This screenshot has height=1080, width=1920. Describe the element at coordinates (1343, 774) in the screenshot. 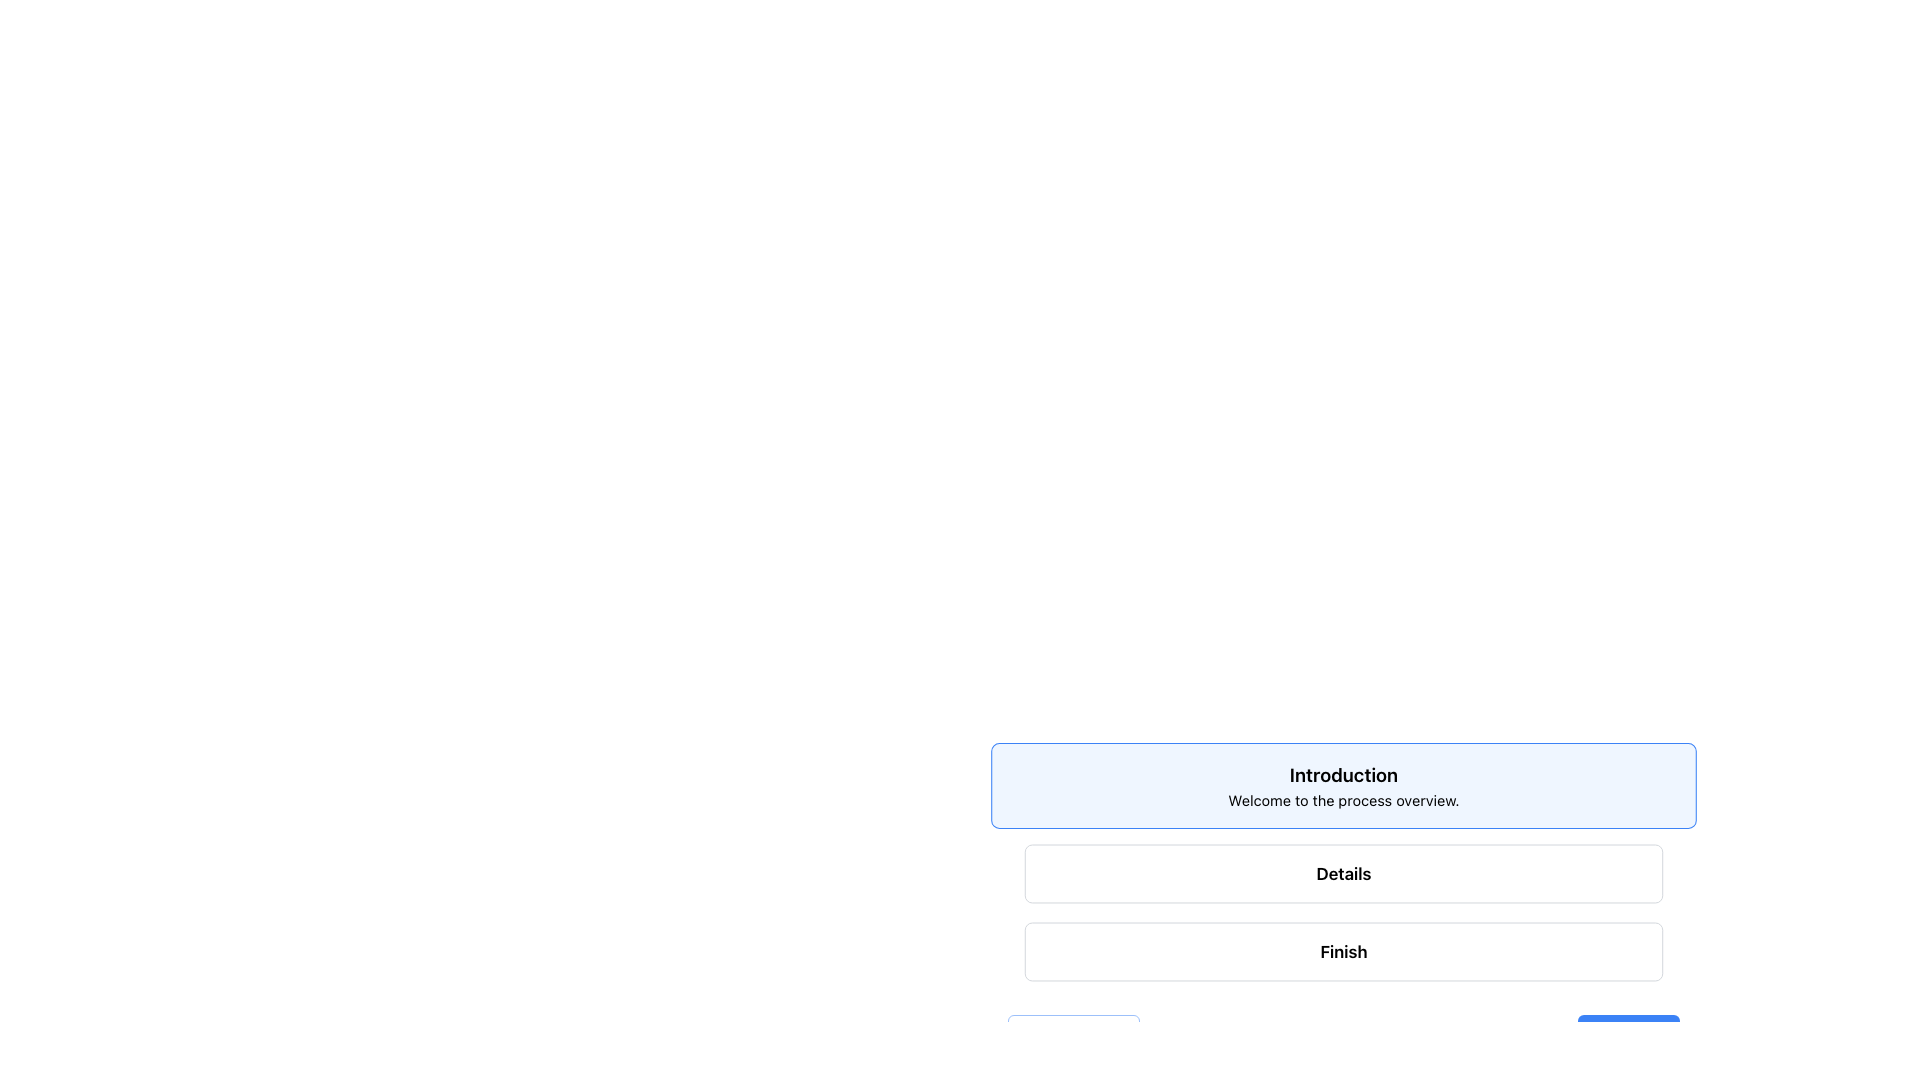

I see `the text label displaying 'Introduction' in bold, black font located on a light blue background` at that location.